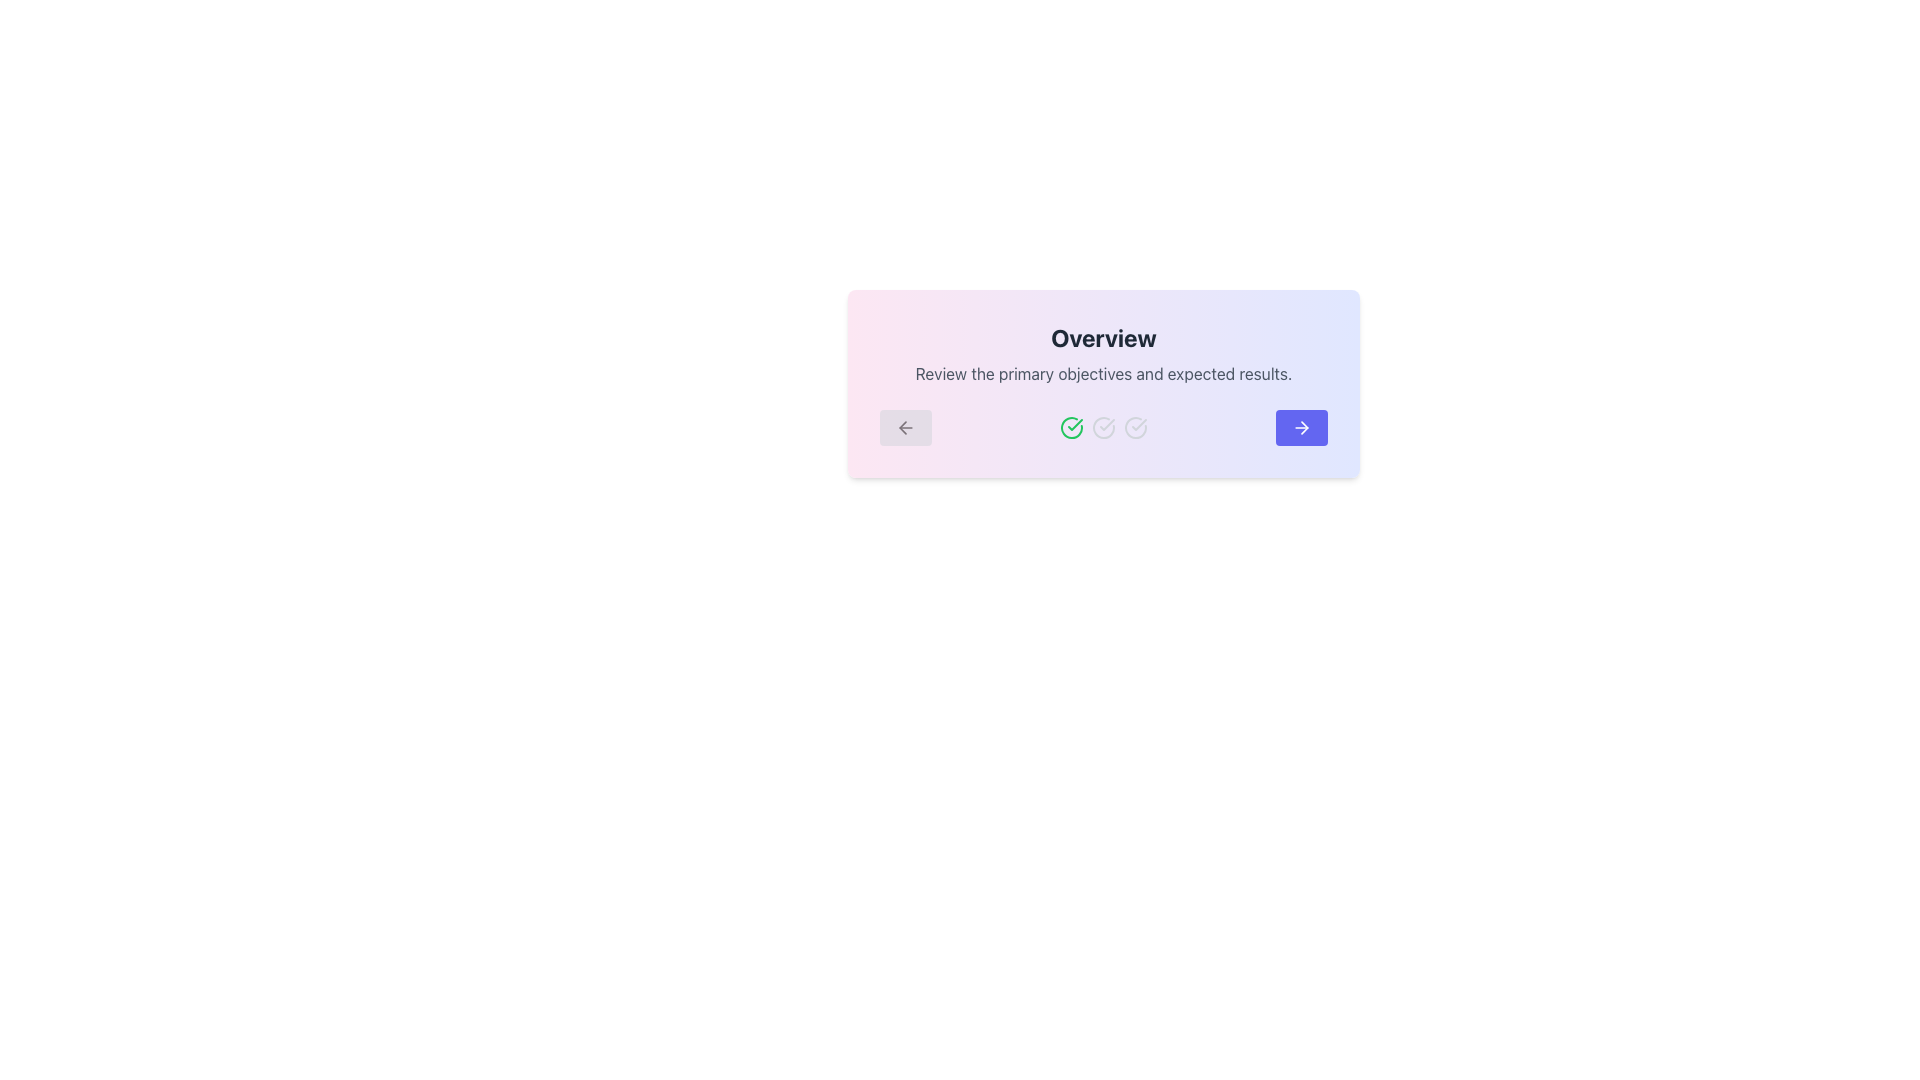 This screenshot has height=1080, width=1920. Describe the element at coordinates (1074, 423) in the screenshot. I see `the positive action or completion status vector graphic icon located at the center area of the UI` at that location.